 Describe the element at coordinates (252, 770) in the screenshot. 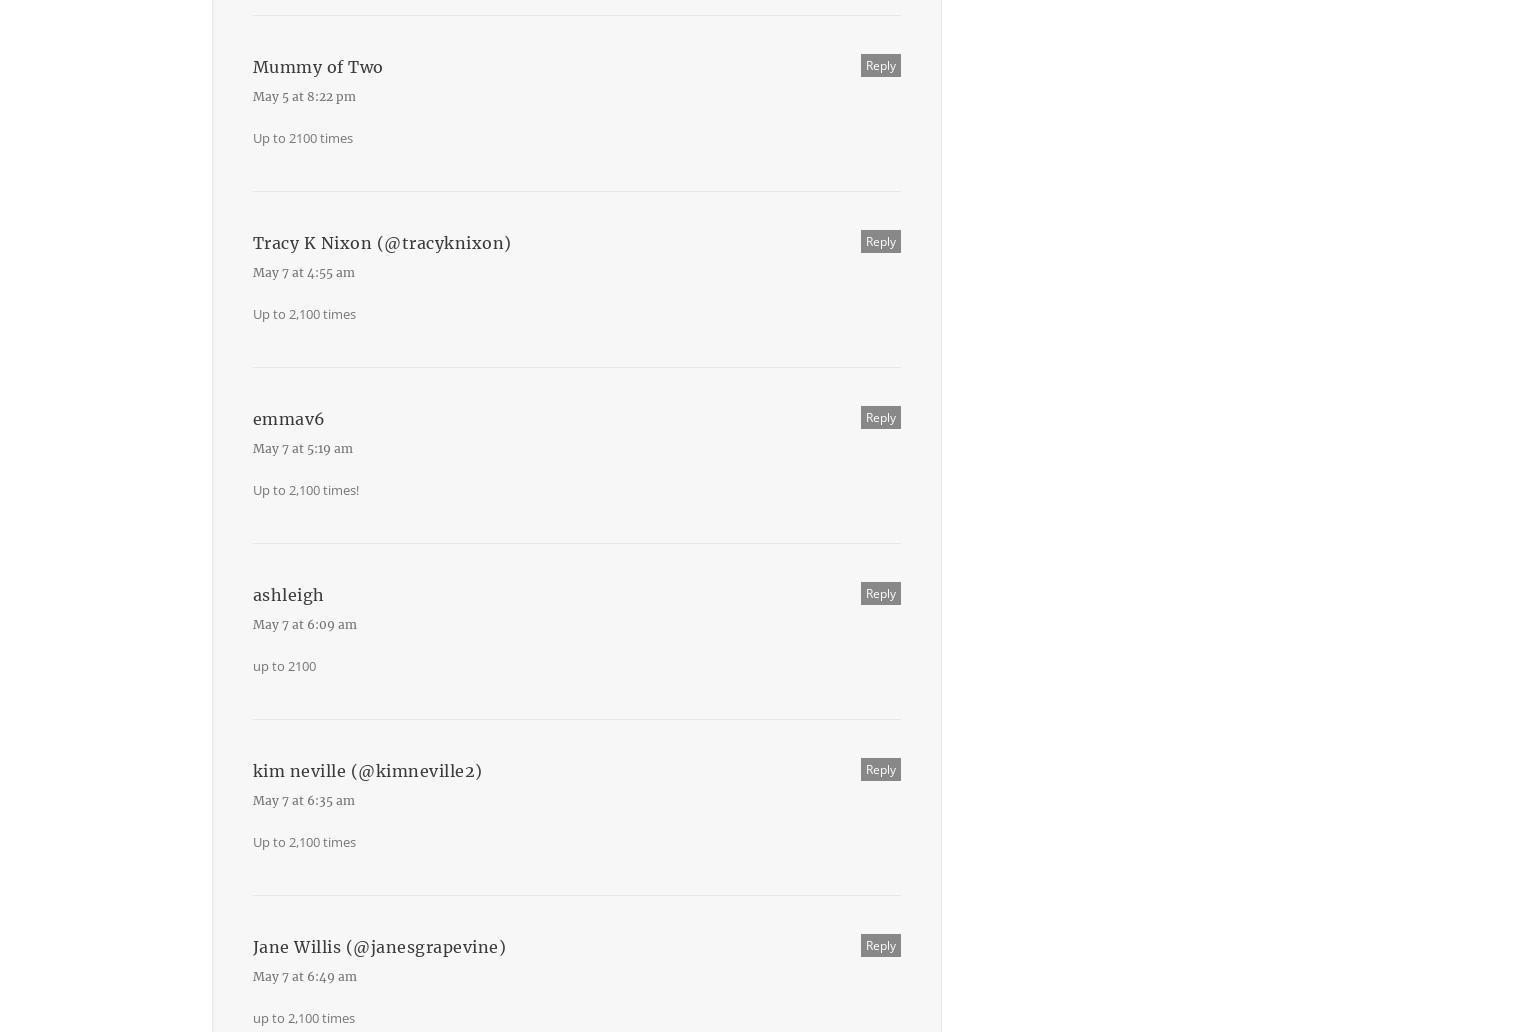

I see `'kim neville (@kimneville2)'` at that location.